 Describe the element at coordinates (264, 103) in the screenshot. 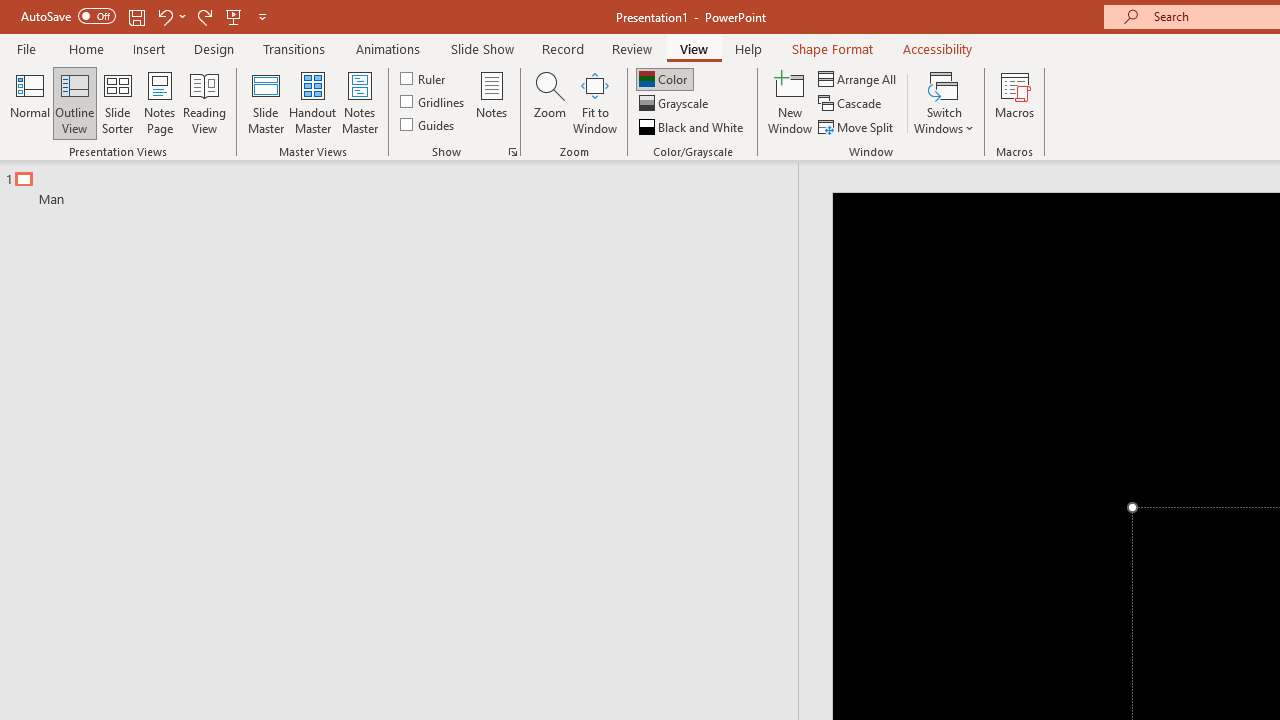

I see `'Slide Master'` at that location.